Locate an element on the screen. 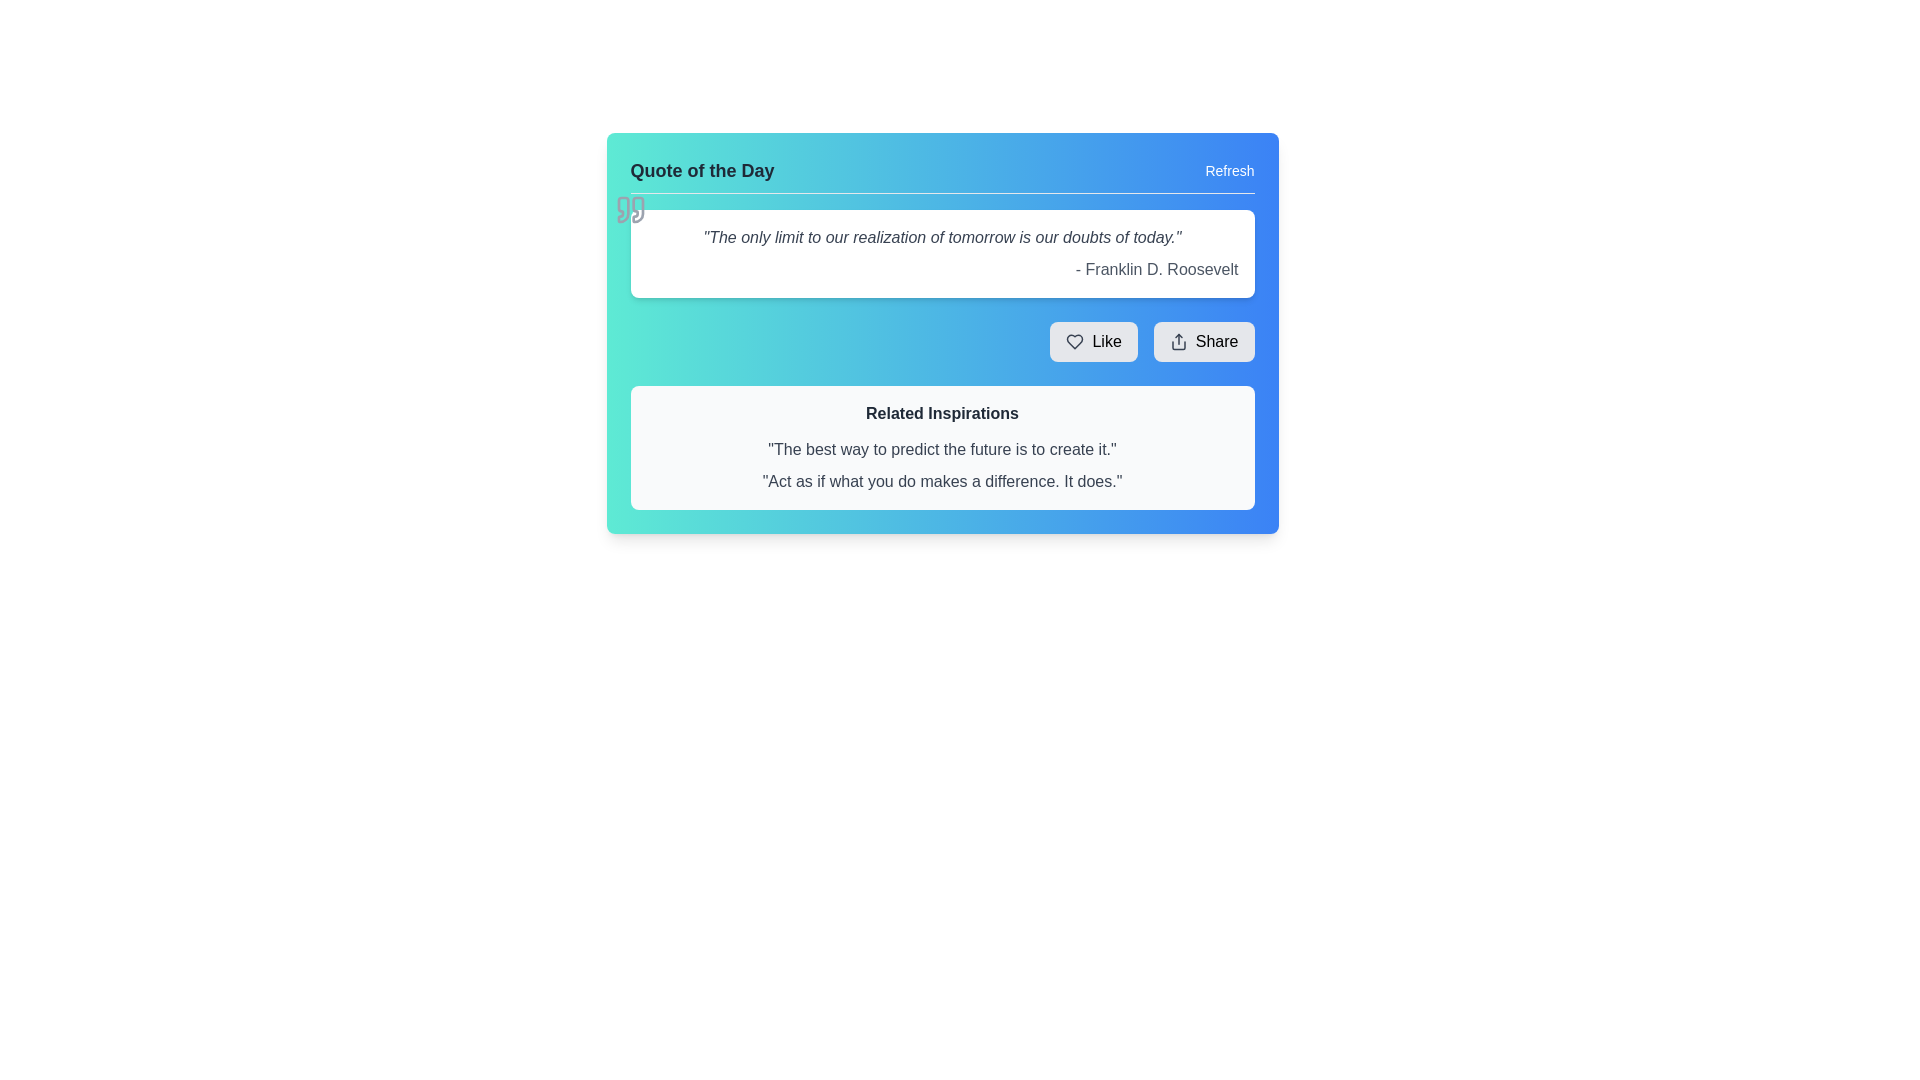  the decorative quotation mark graphic, which signifies the presence of a quote, located slightly above and to the left of the 'Quote of the Day' text section in the top-left corner of the widget is located at coordinates (636, 209).